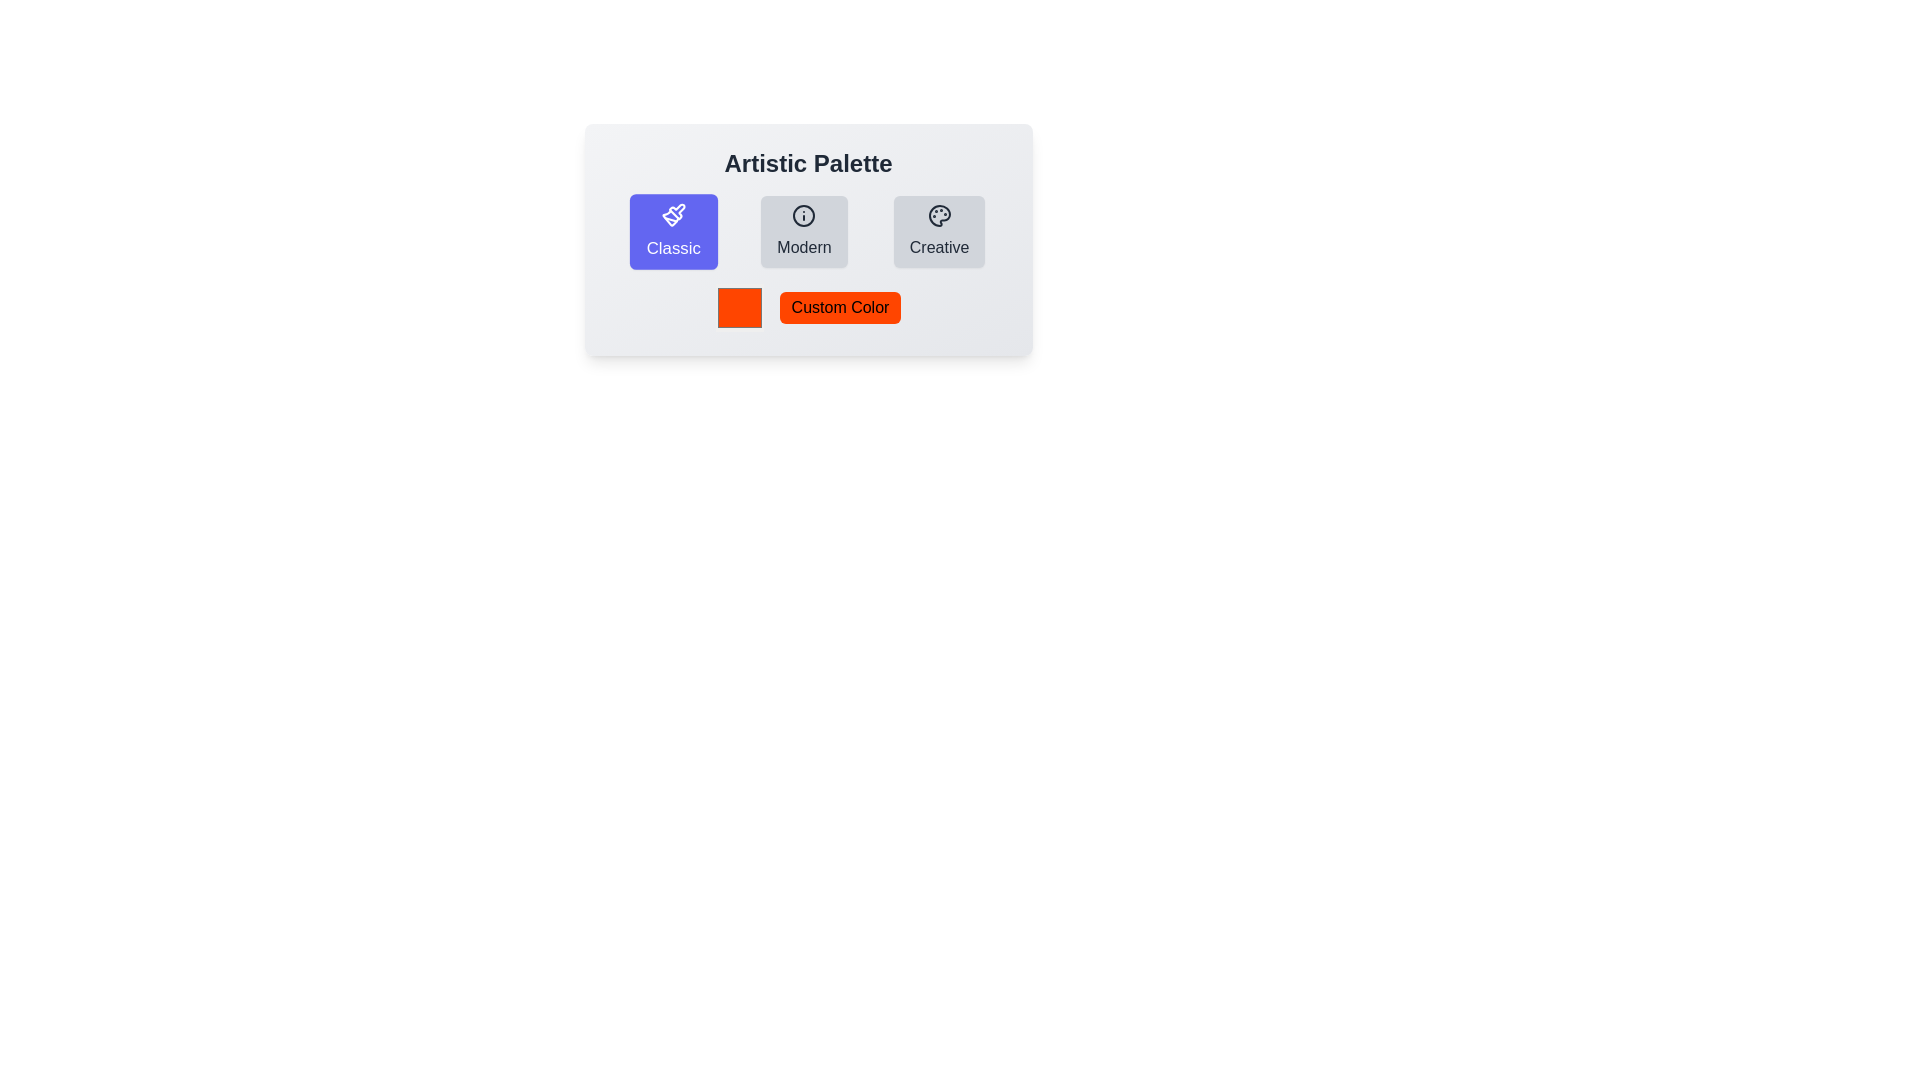  What do you see at coordinates (804, 230) in the screenshot?
I see `the palette option Modern` at bounding box center [804, 230].